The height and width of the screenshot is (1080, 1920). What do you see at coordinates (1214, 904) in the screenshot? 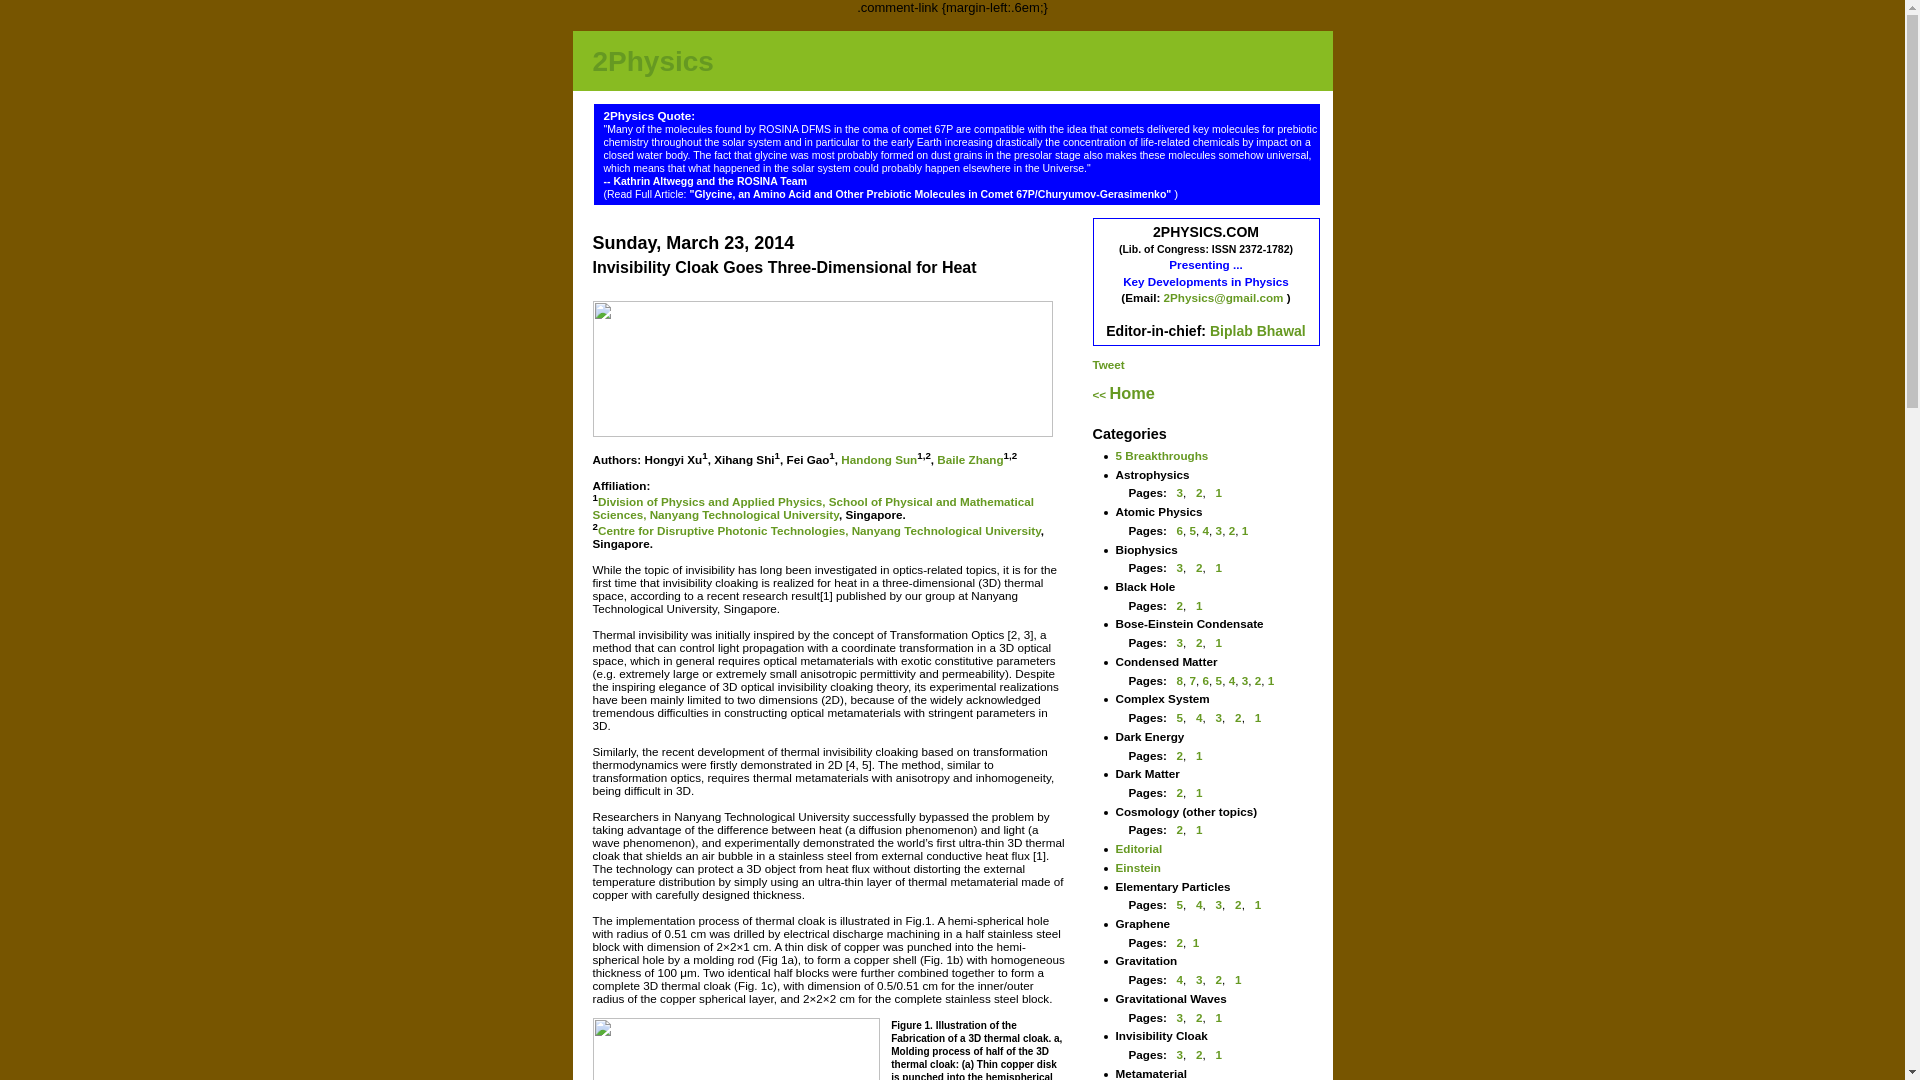
I see `'3'` at bounding box center [1214, 904].